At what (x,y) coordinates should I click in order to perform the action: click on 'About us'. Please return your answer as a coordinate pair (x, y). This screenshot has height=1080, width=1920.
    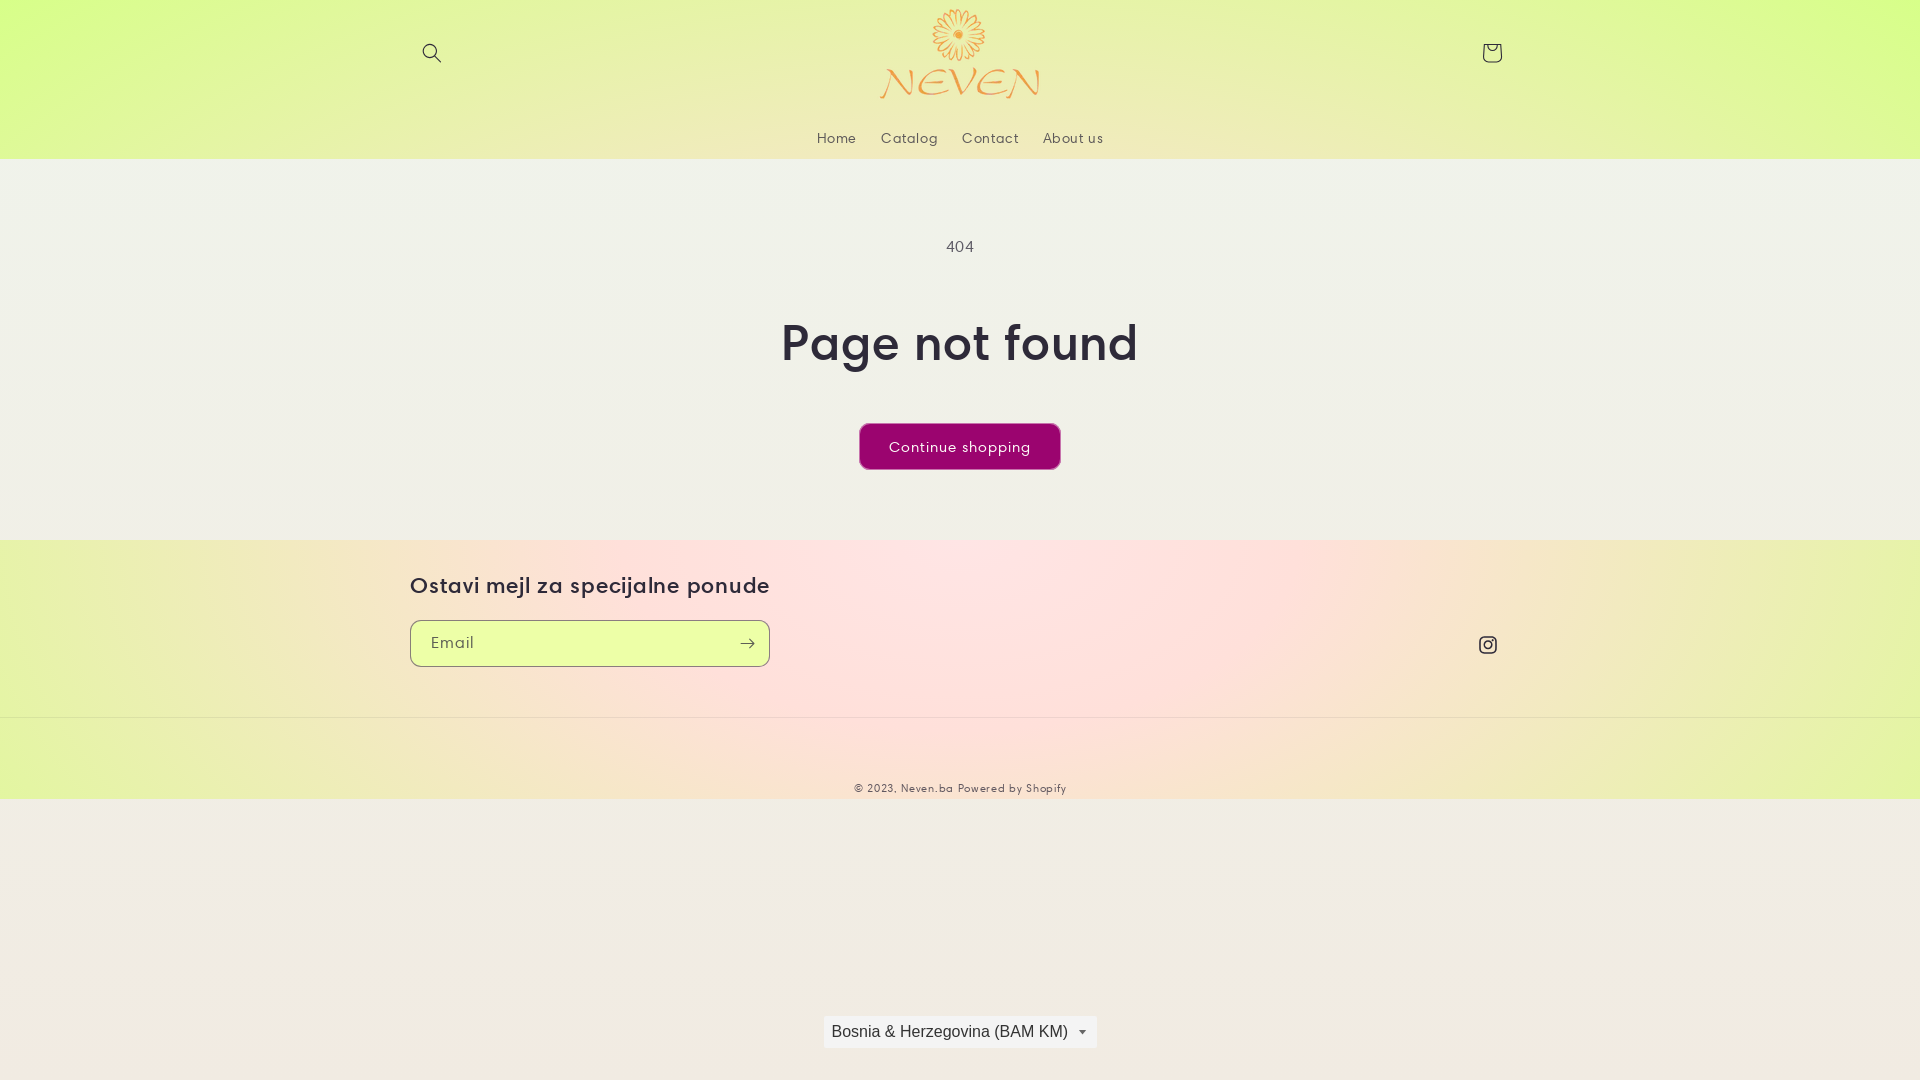
    Looking at the image, I should click on (1071, 136).